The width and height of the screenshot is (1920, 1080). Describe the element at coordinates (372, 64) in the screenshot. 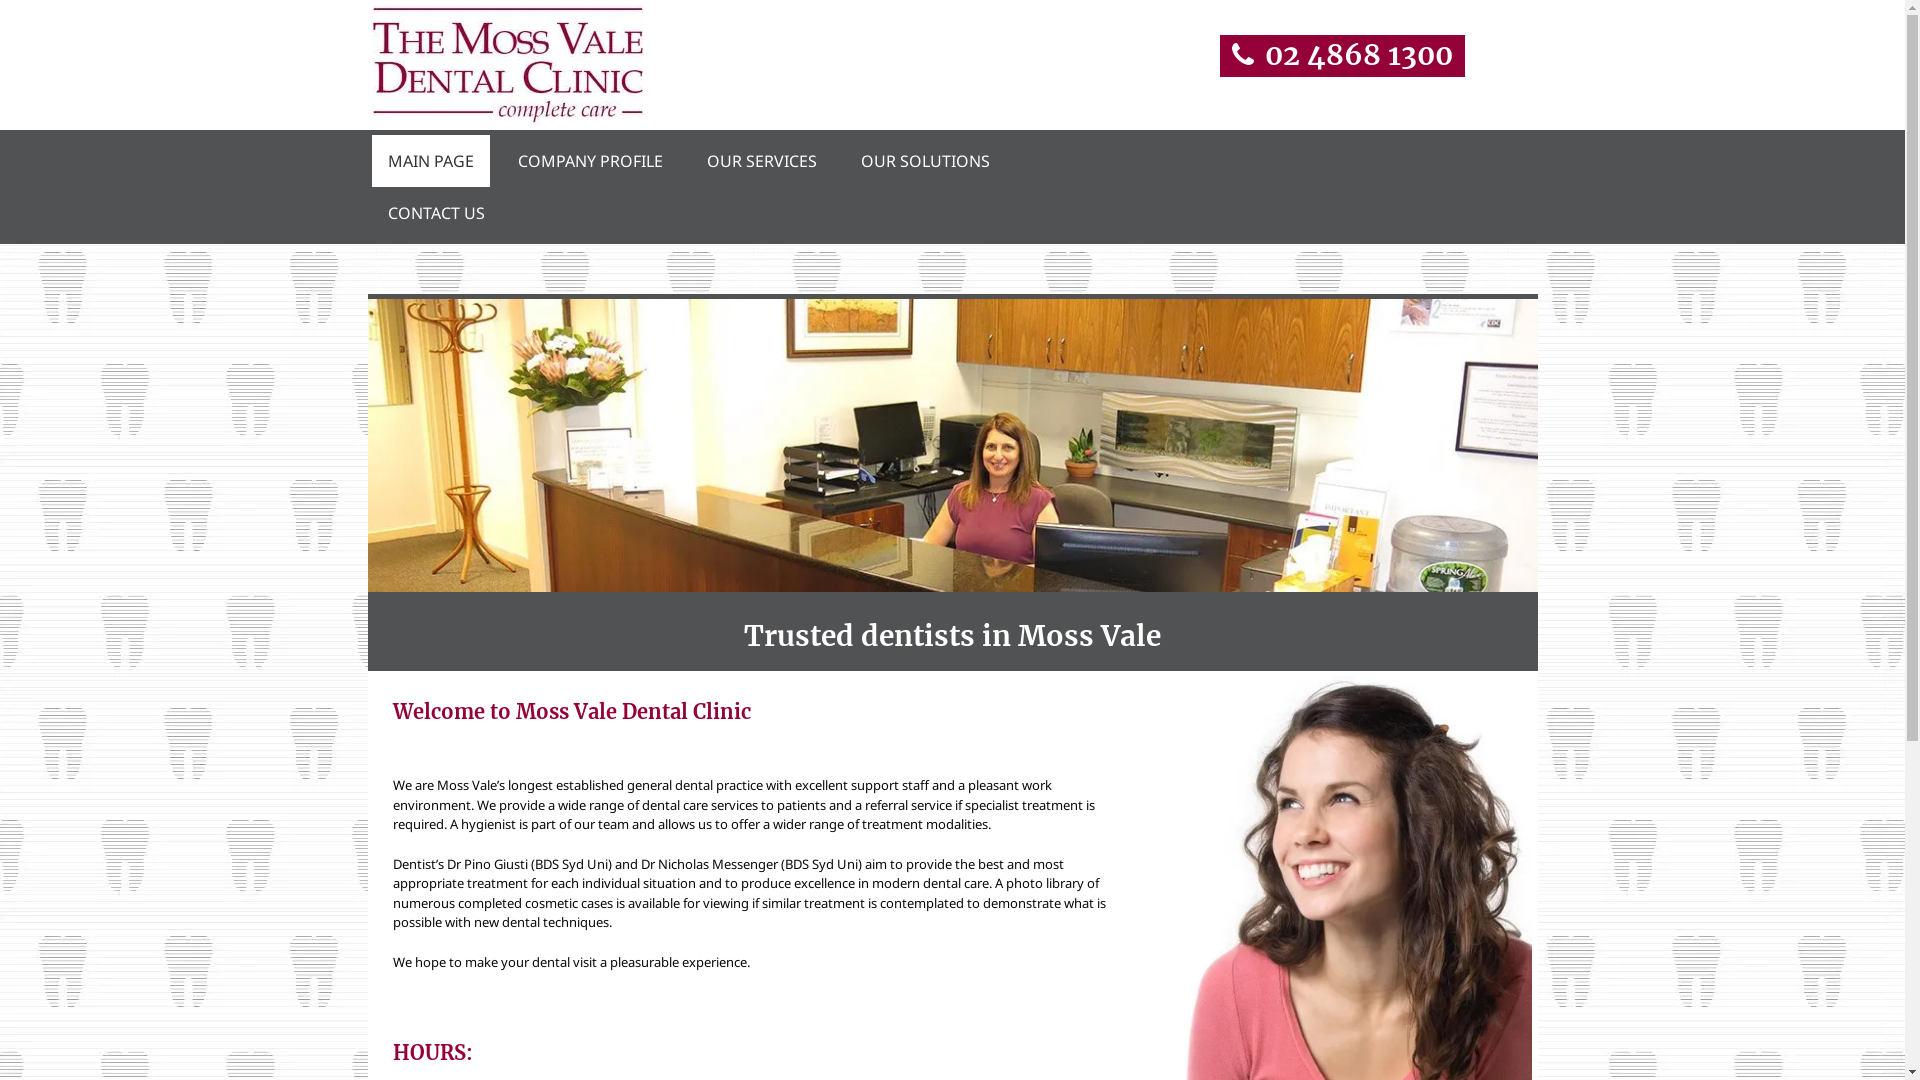

I see `'the moss vale dental clinic logo'` at that location.